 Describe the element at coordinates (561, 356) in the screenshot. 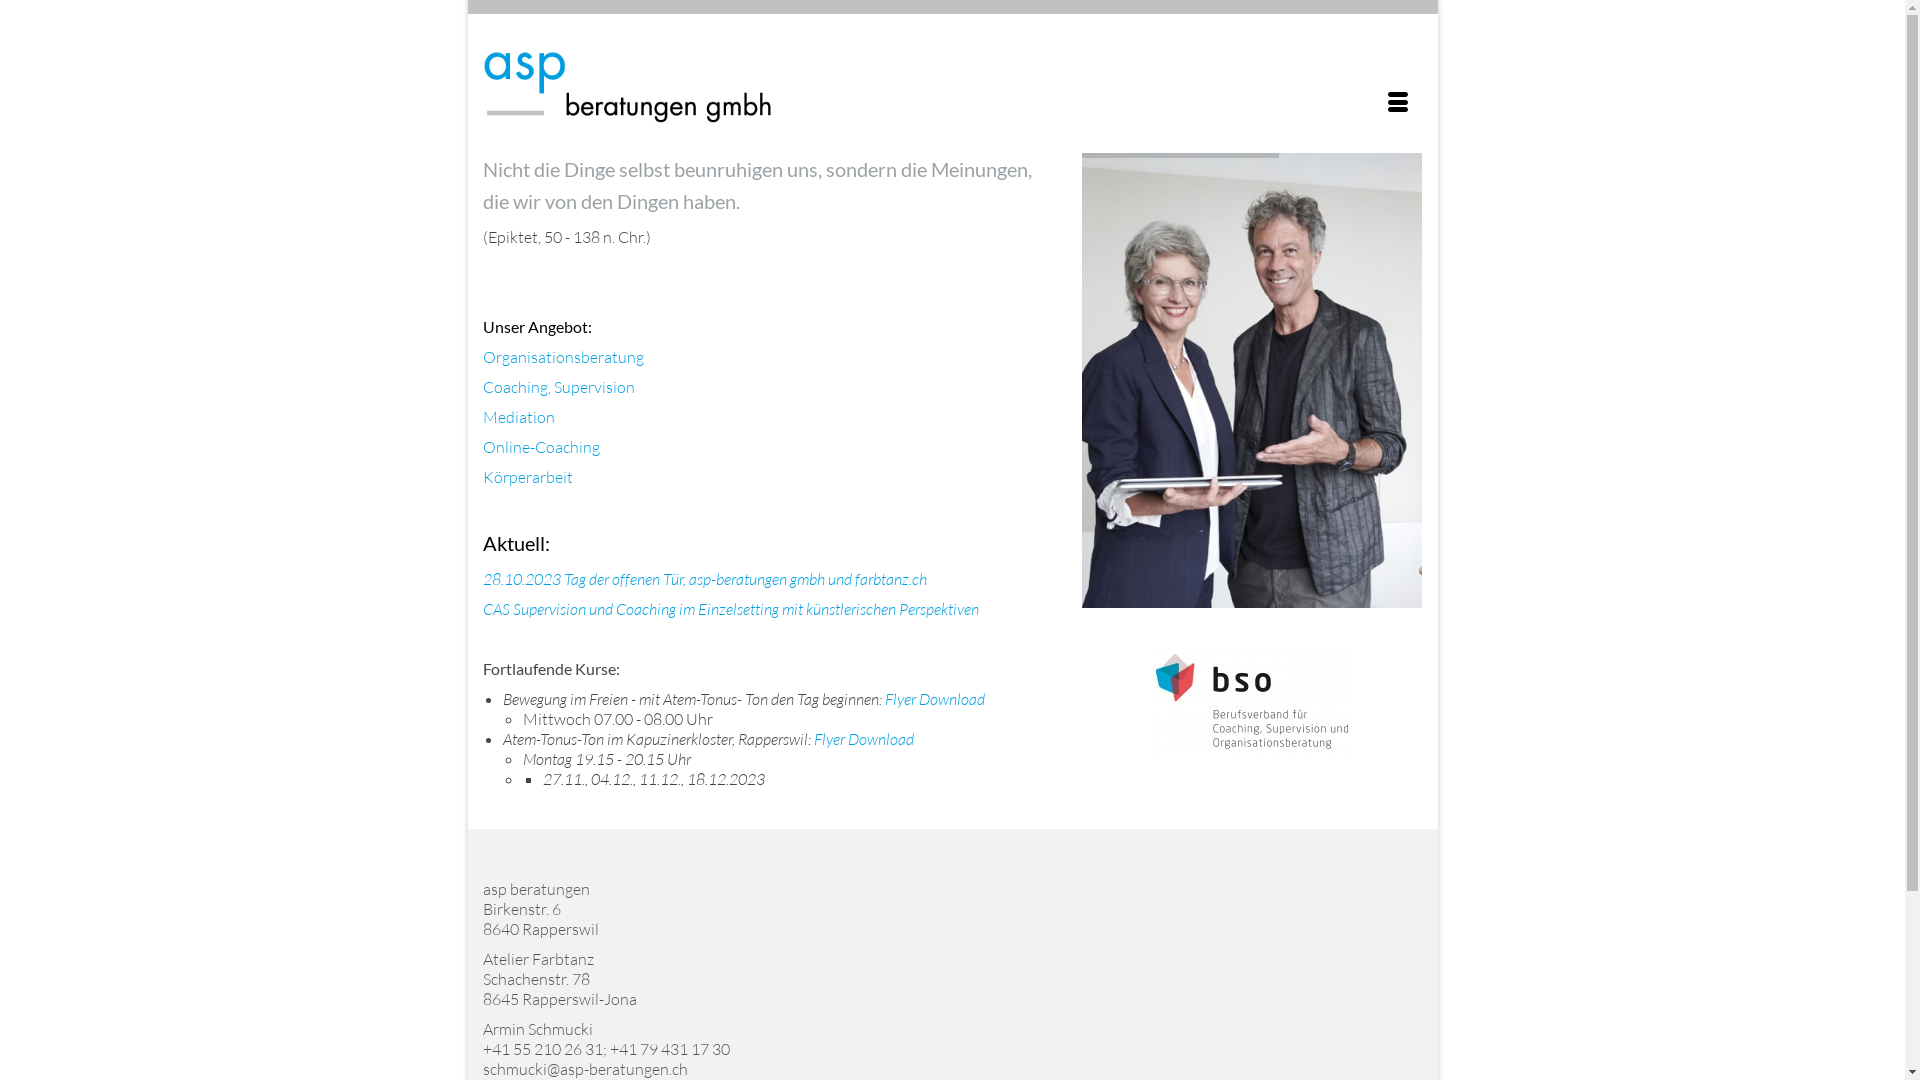

I see `'Organisationsberatung'` at that location.